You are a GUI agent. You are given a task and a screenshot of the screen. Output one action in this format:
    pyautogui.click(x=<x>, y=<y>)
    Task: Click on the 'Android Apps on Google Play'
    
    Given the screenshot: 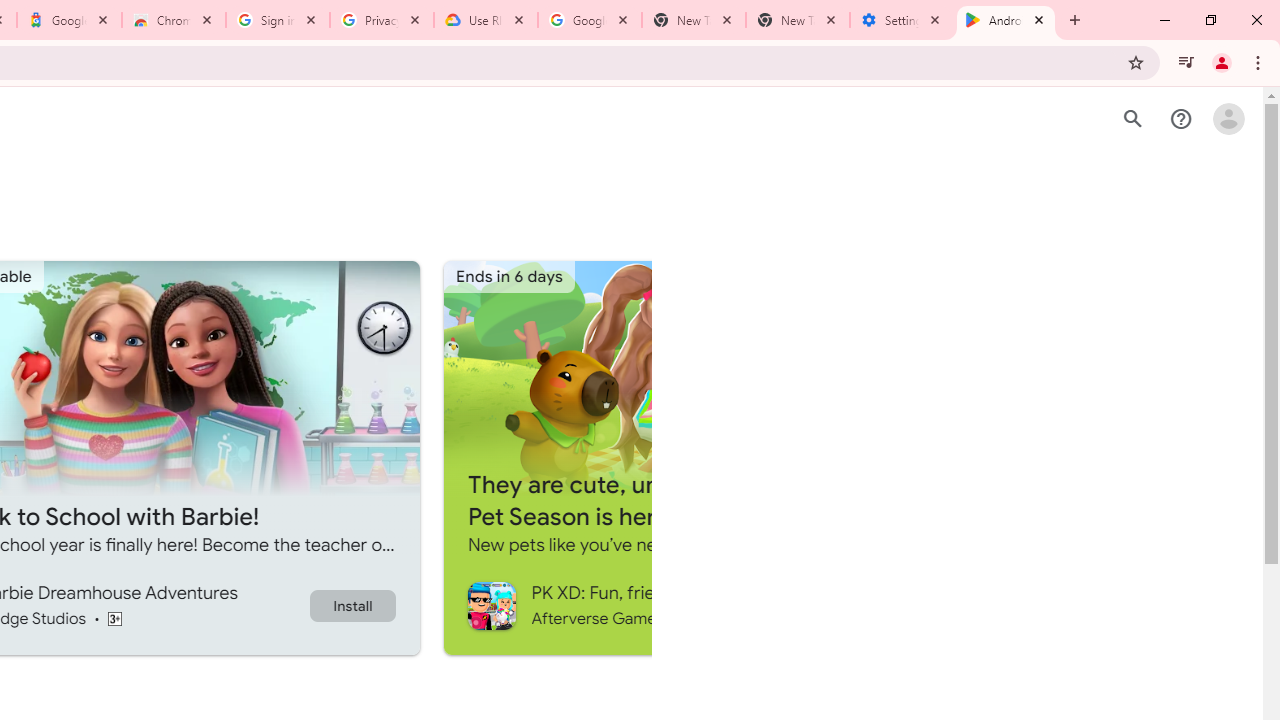 What is the action you would take?
    pyautogui.click(x=1006, y=20)
    